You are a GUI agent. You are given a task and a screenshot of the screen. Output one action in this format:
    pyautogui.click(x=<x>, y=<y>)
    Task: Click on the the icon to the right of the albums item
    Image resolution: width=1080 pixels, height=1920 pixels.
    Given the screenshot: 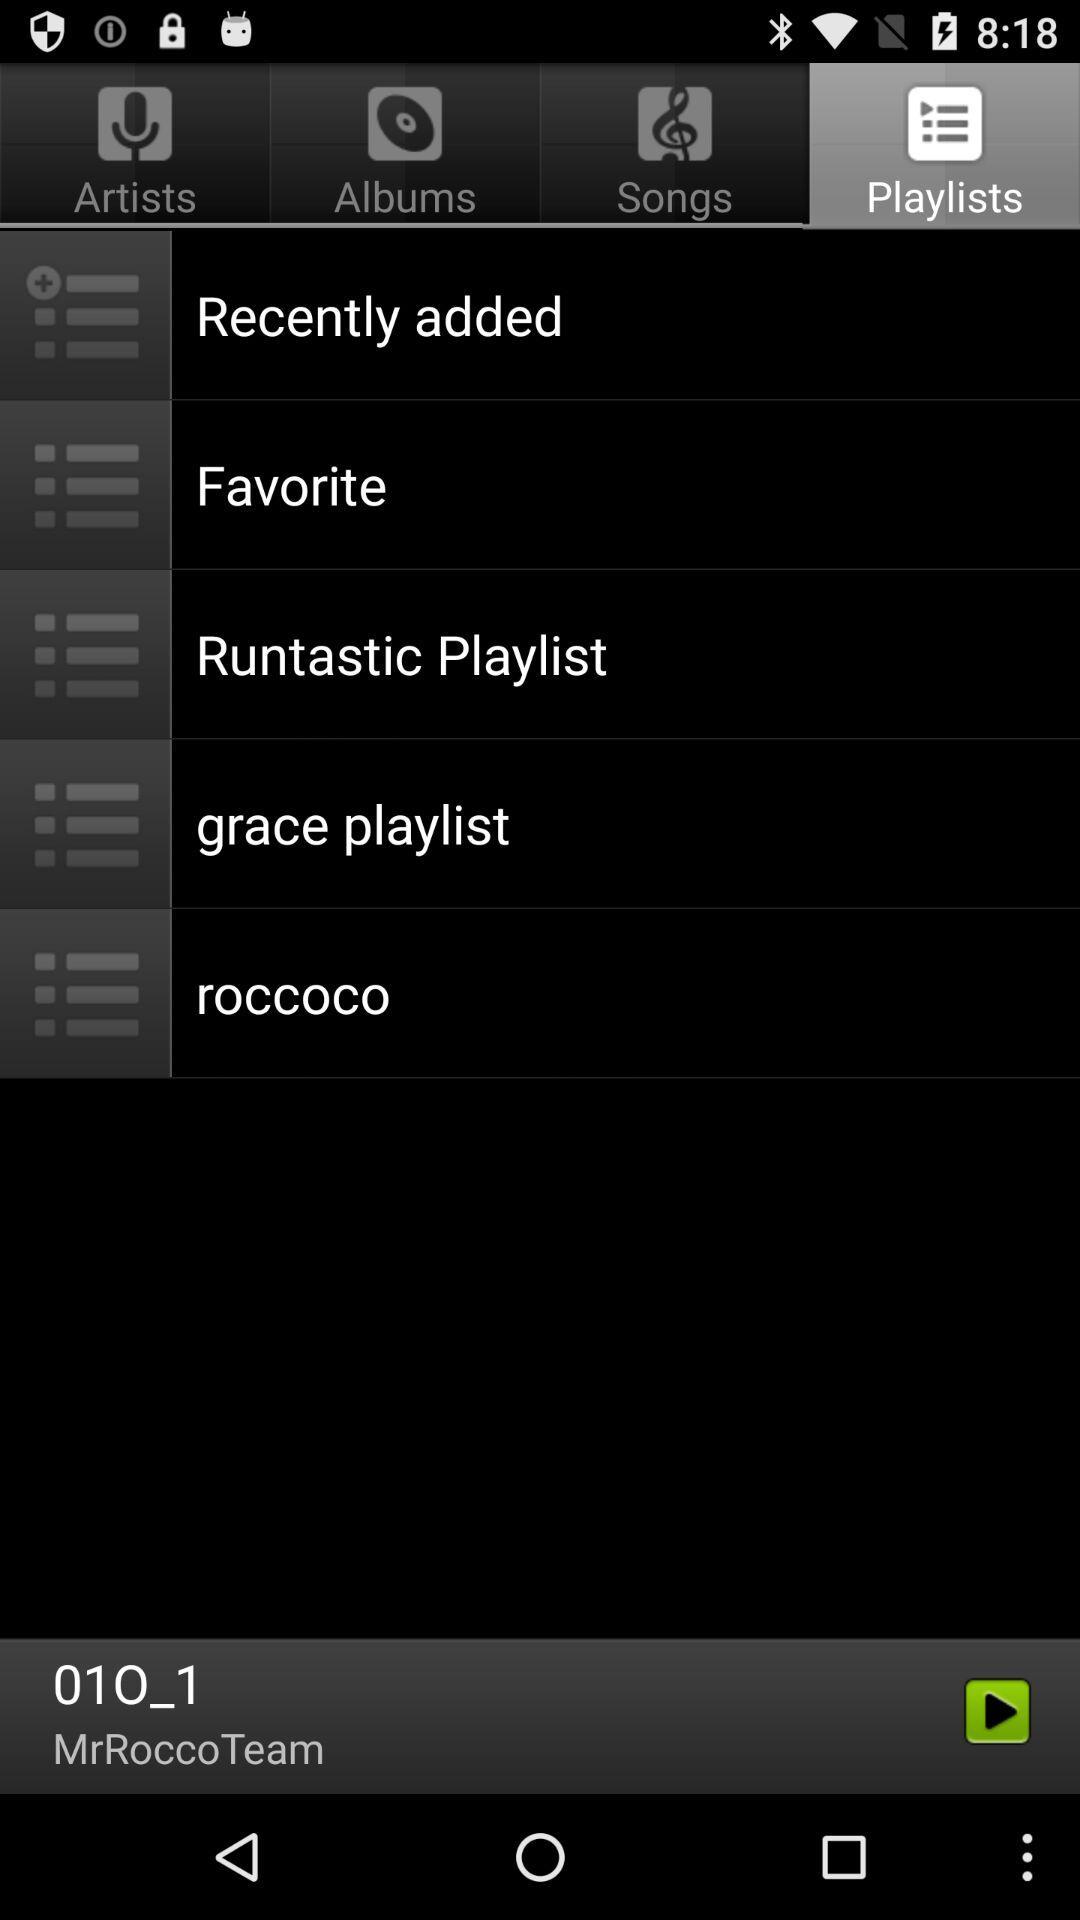 What is the action you would take?
    pyautogui.click(x=941, y=146)
    